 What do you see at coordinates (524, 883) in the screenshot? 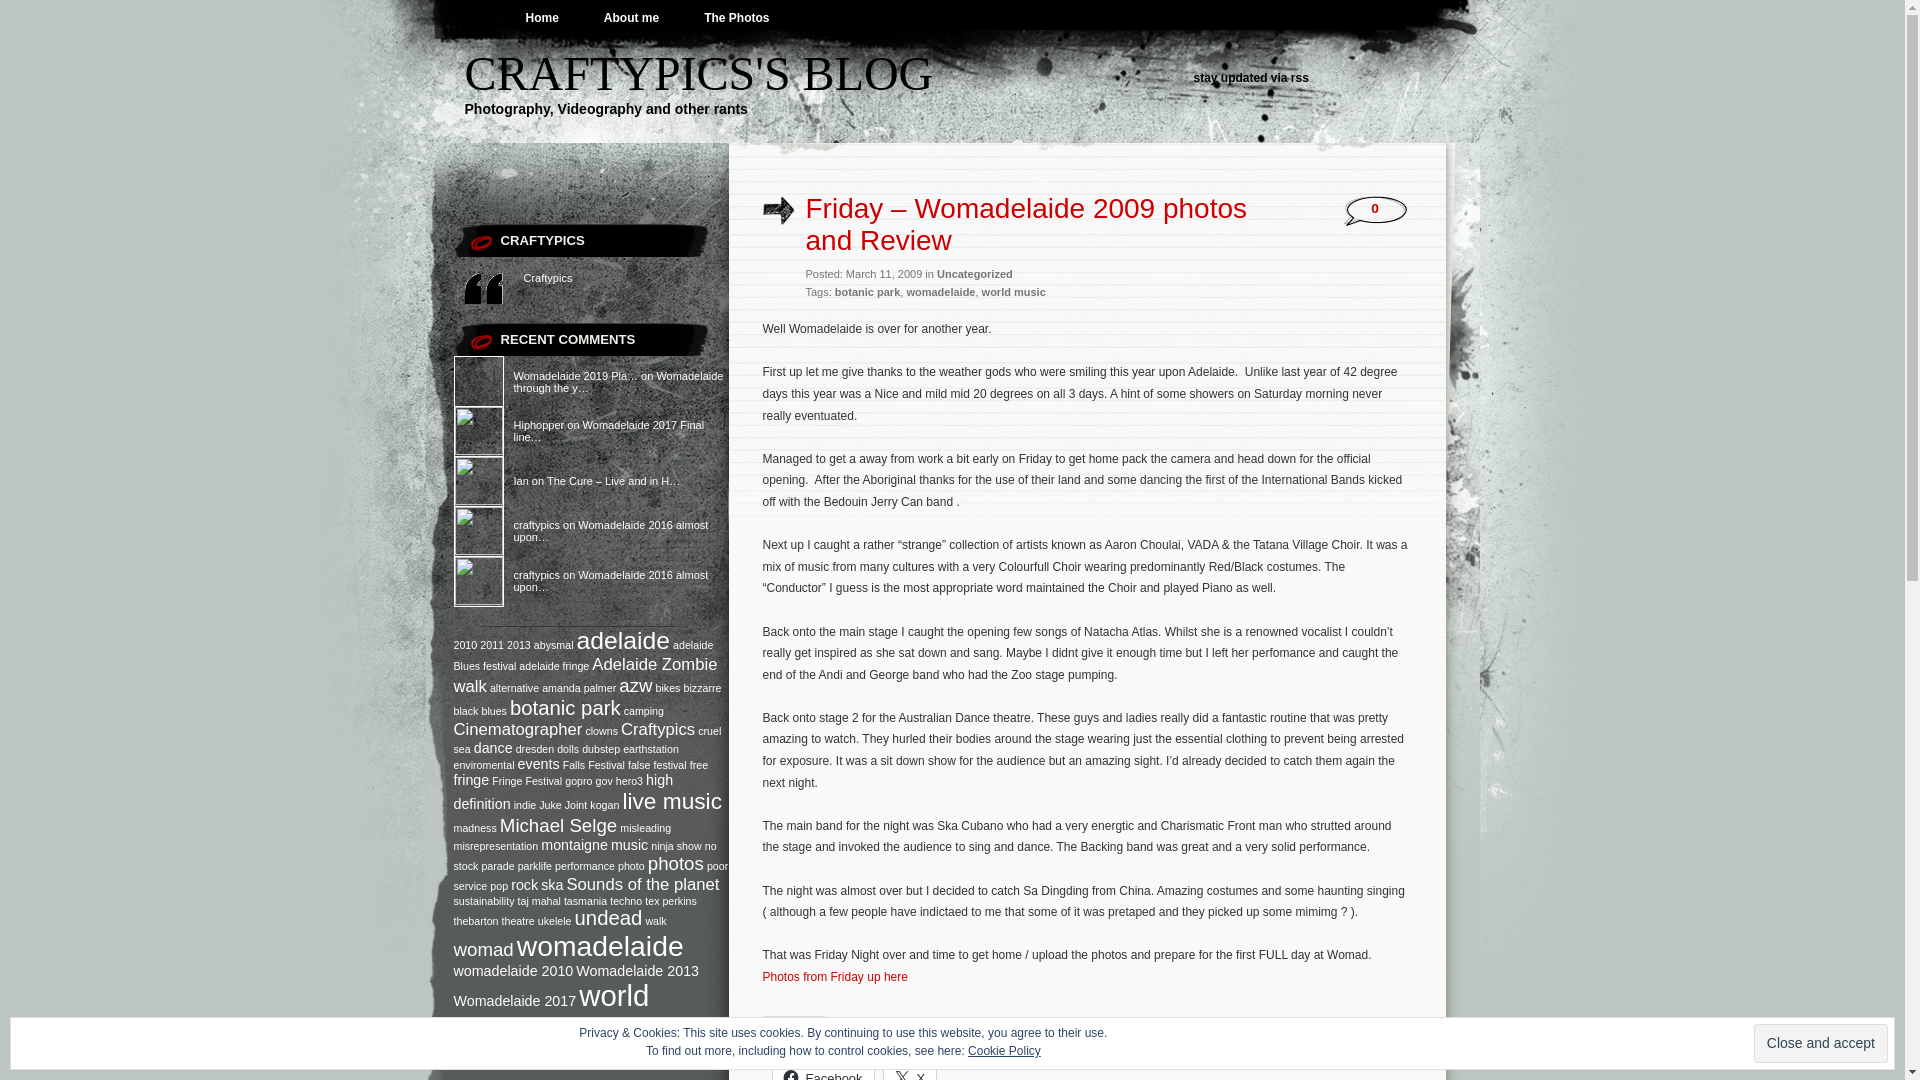
I see `'rock'` at bounding box center [524, 883].